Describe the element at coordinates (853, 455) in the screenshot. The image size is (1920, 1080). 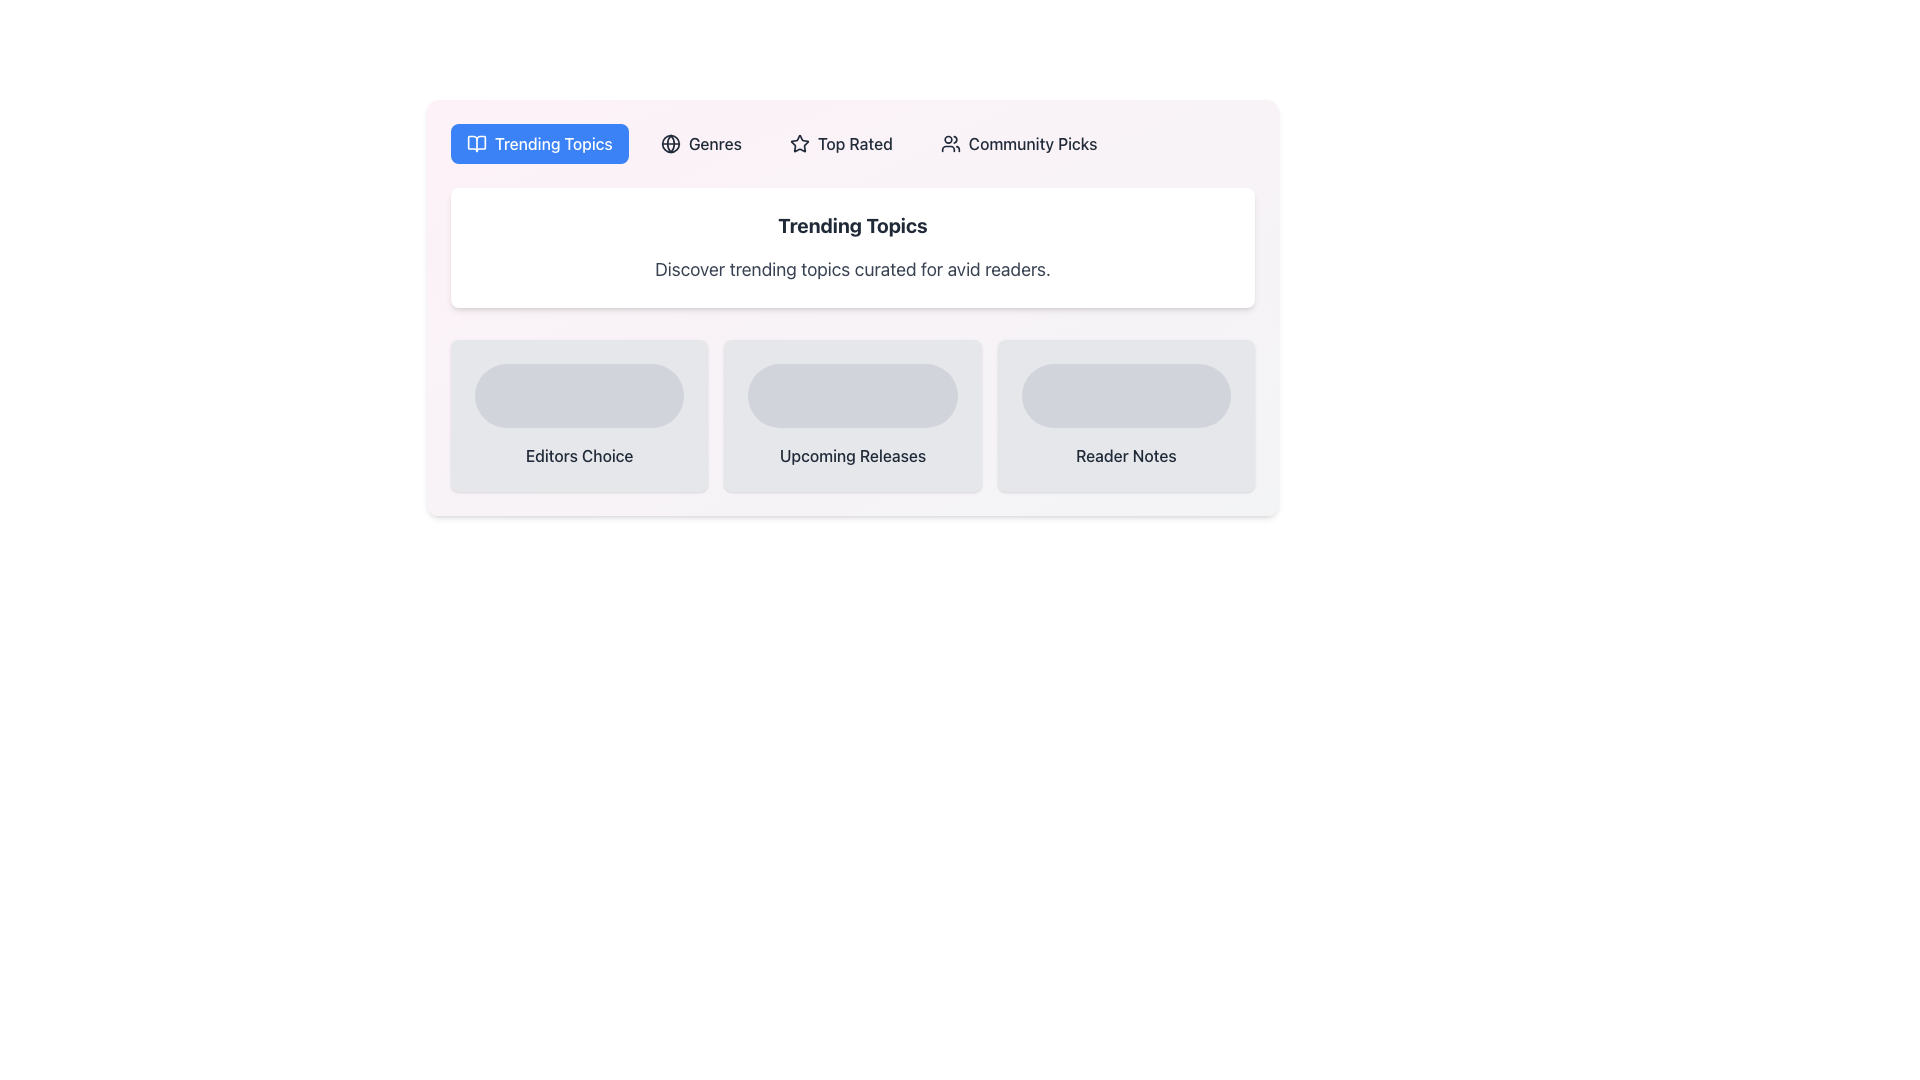
I see `the 'Upcoming Releases' textual label, which is displayed in dark gray on a light background, centrally positioned beneath a rounded graphical placeholder within the central card of three horizontally arranged cards` at that location.